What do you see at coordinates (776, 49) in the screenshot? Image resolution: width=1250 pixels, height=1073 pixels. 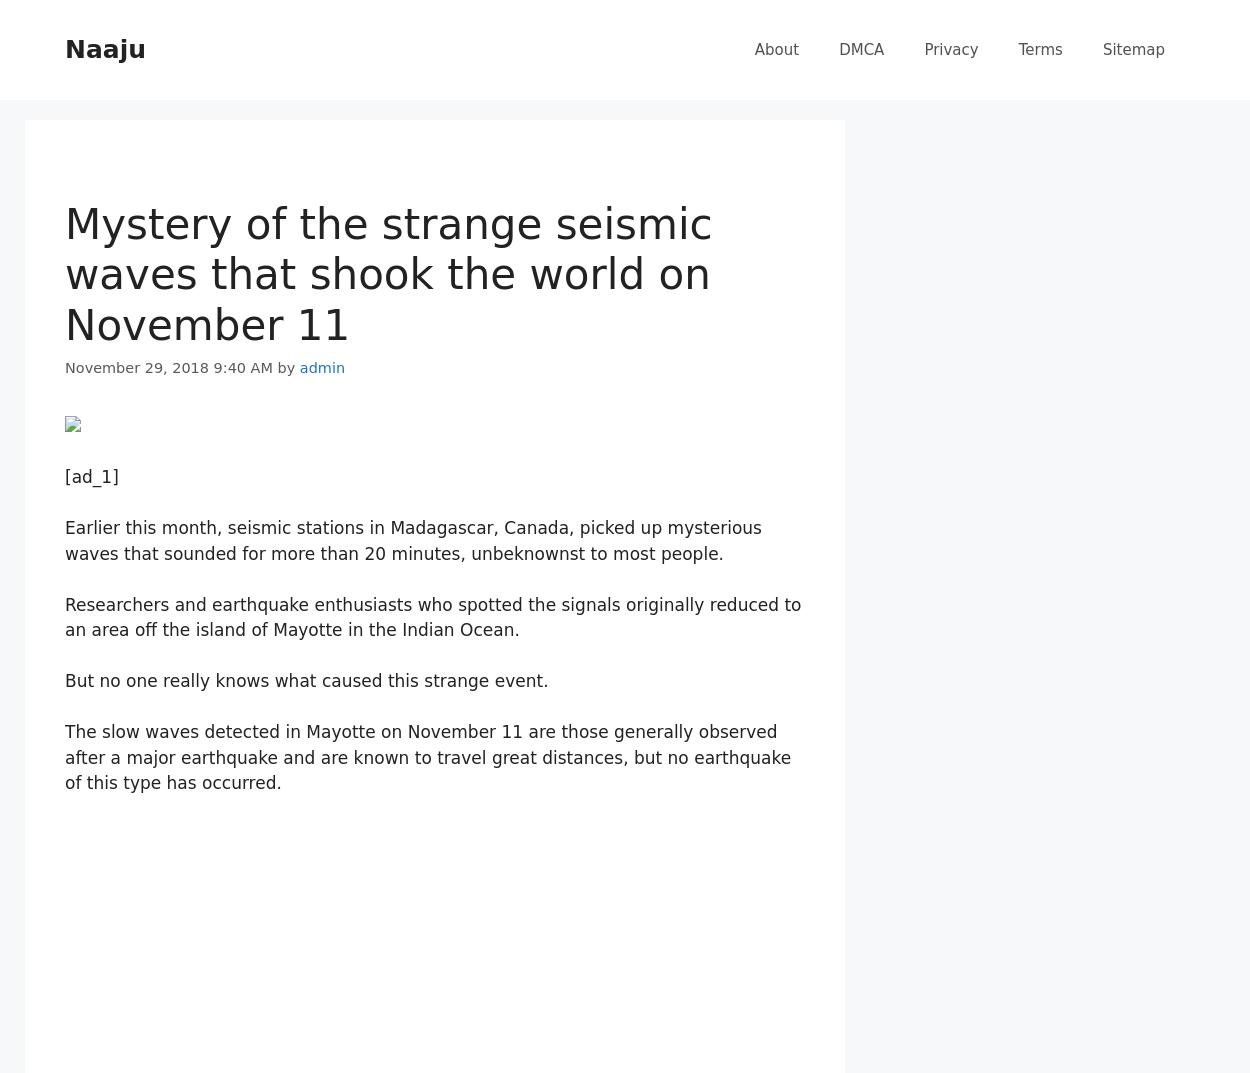 I see `'About'` at bounding box center [776, 49].